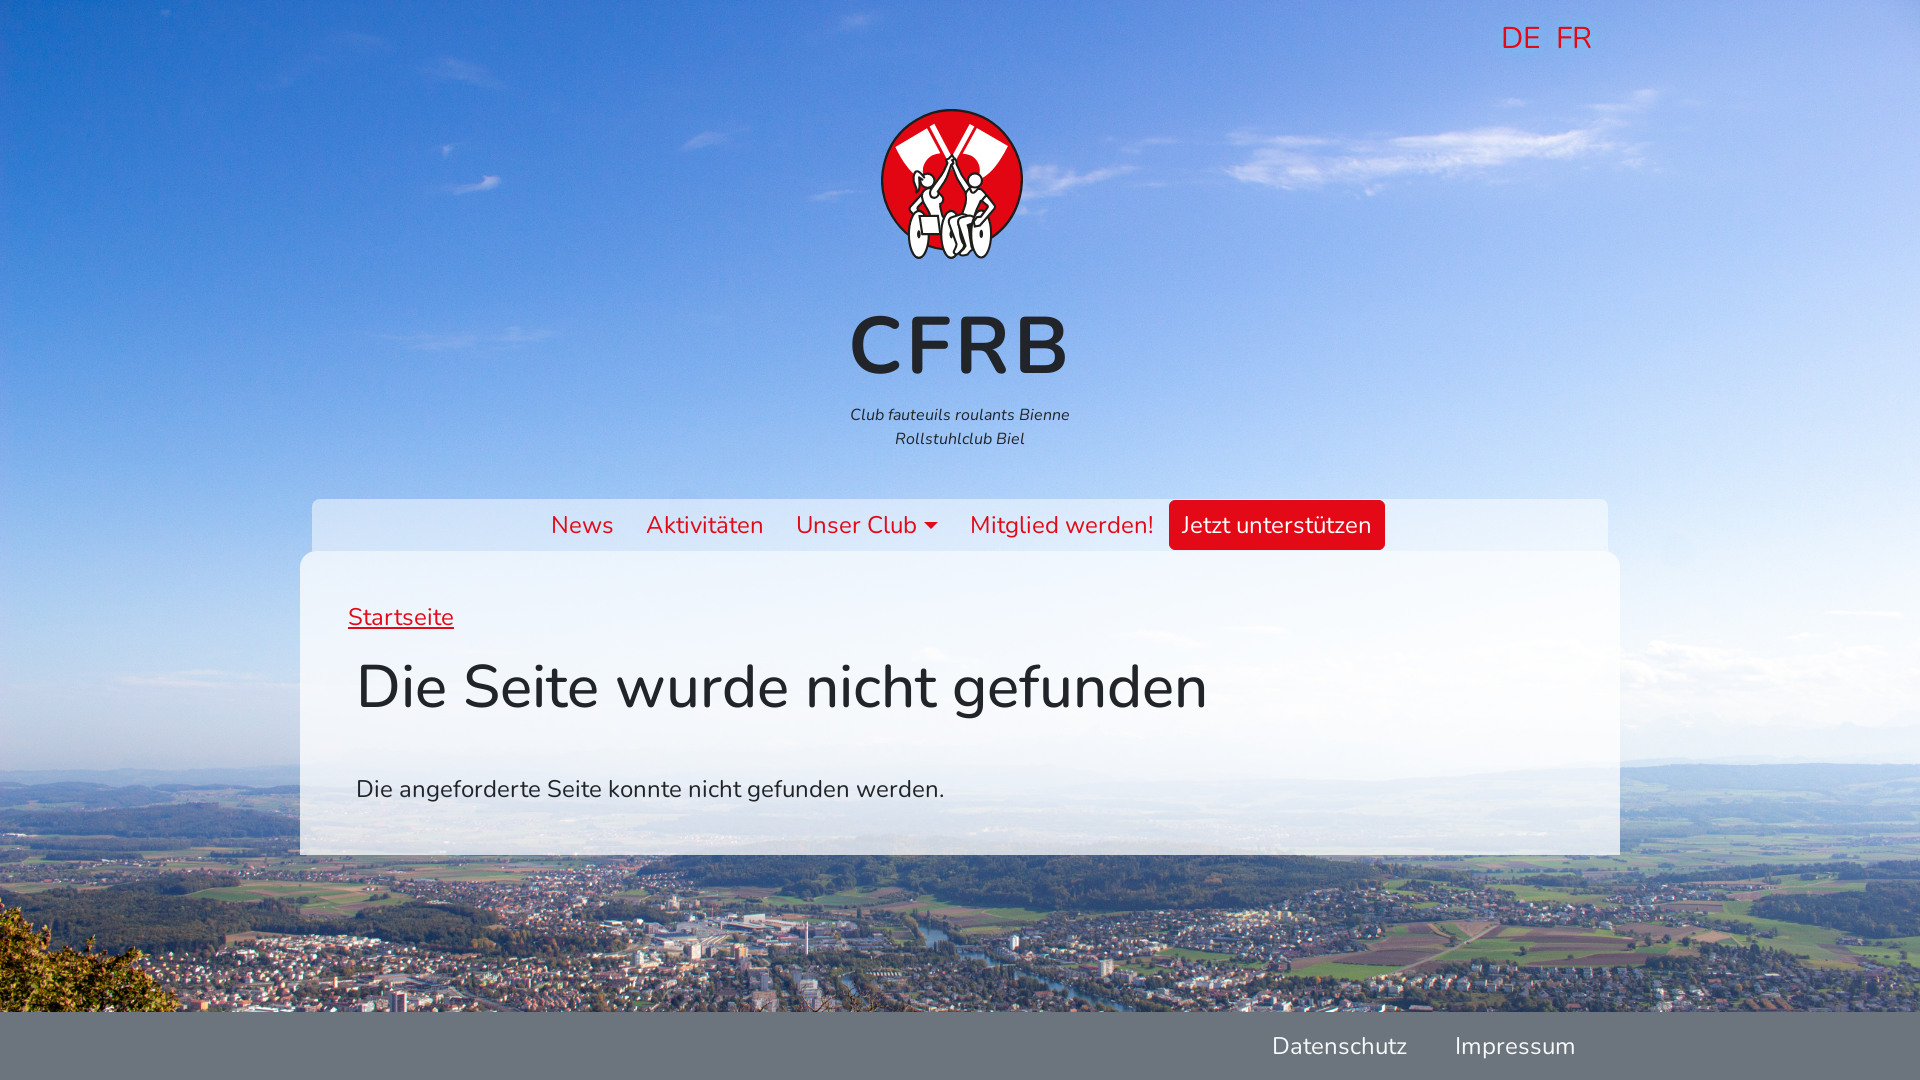 This screenshot has width=1920, height=1080. What do you see at coordinates (961, 523) in the screenshot?
I see `'Mitglied werden!'` at bounding box center [961, 523].